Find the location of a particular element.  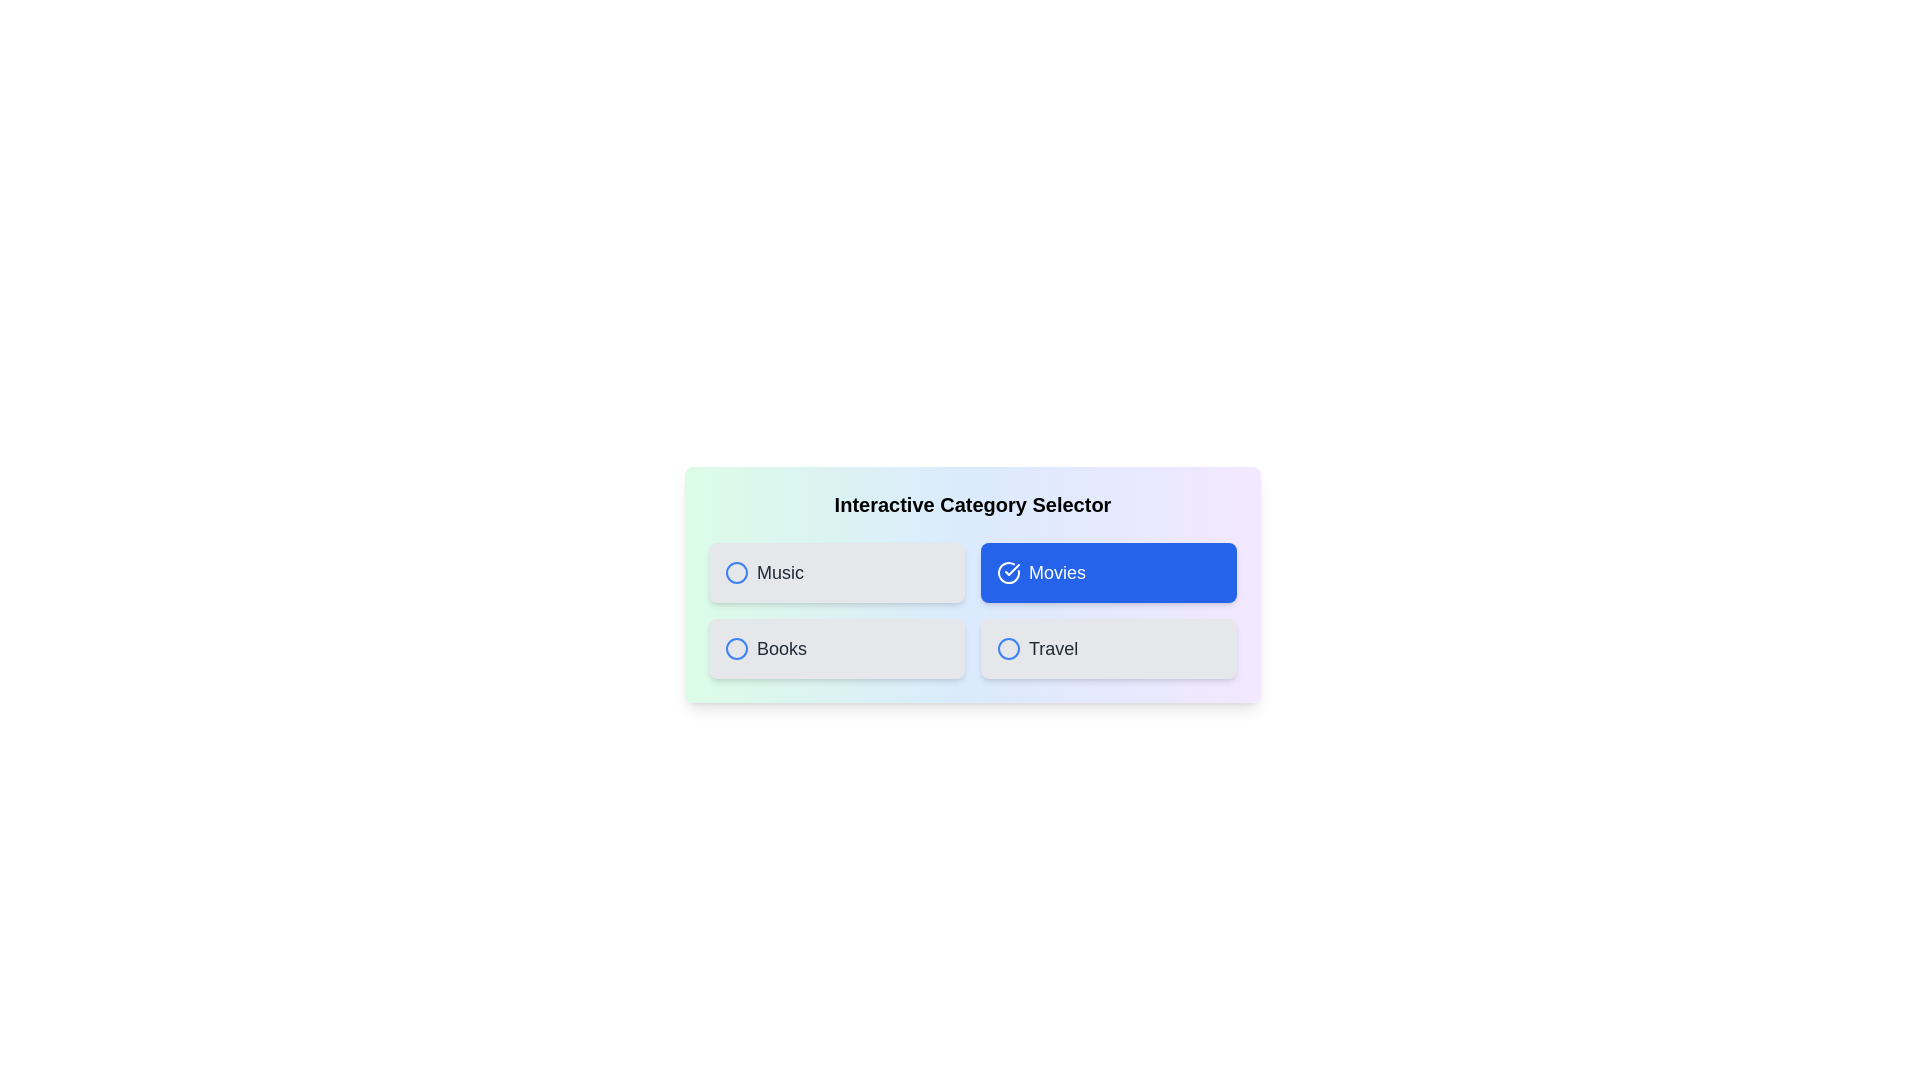

the category Music to observe the hover effect is located at coordinates (836, 573).